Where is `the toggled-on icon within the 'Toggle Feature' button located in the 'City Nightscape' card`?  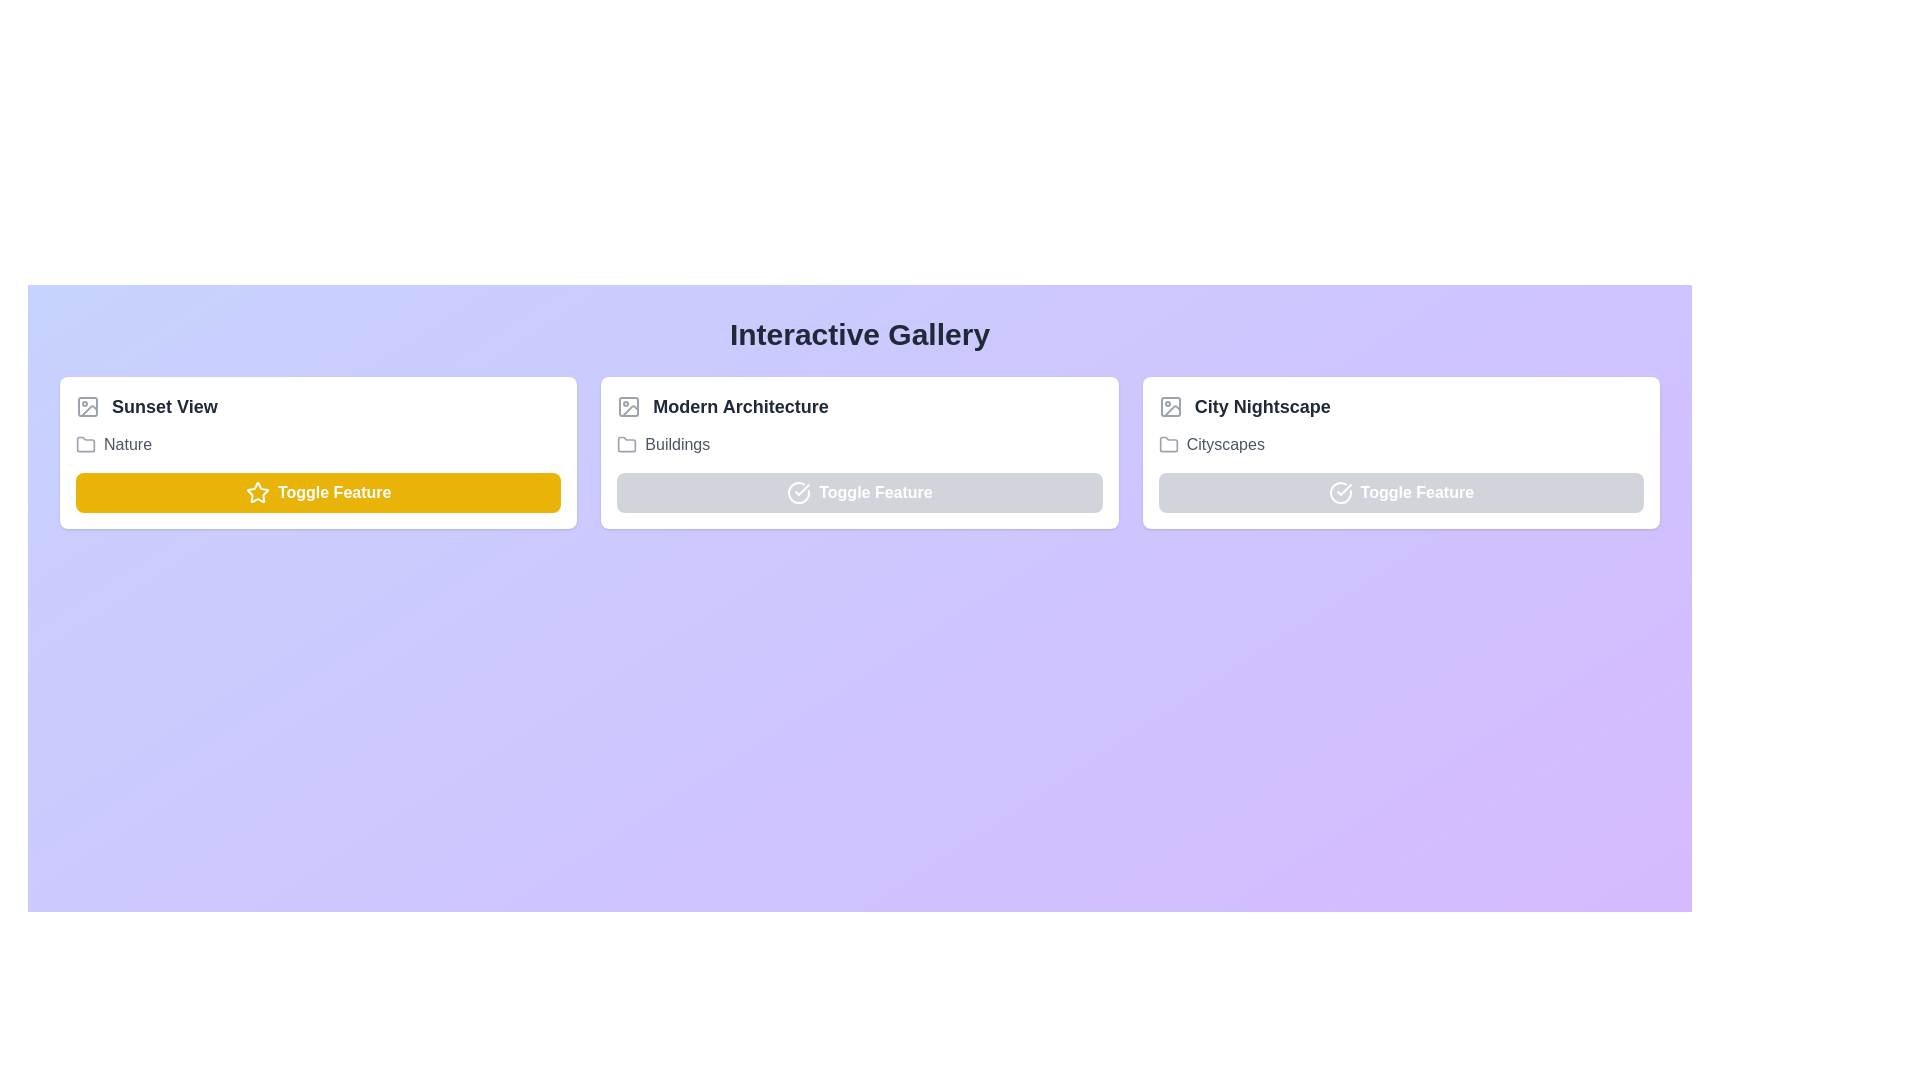
the toggled-on icon within the 'Toggle Feature' button located in the 'City Nightscape' card is located at coordinates (1340, 493).